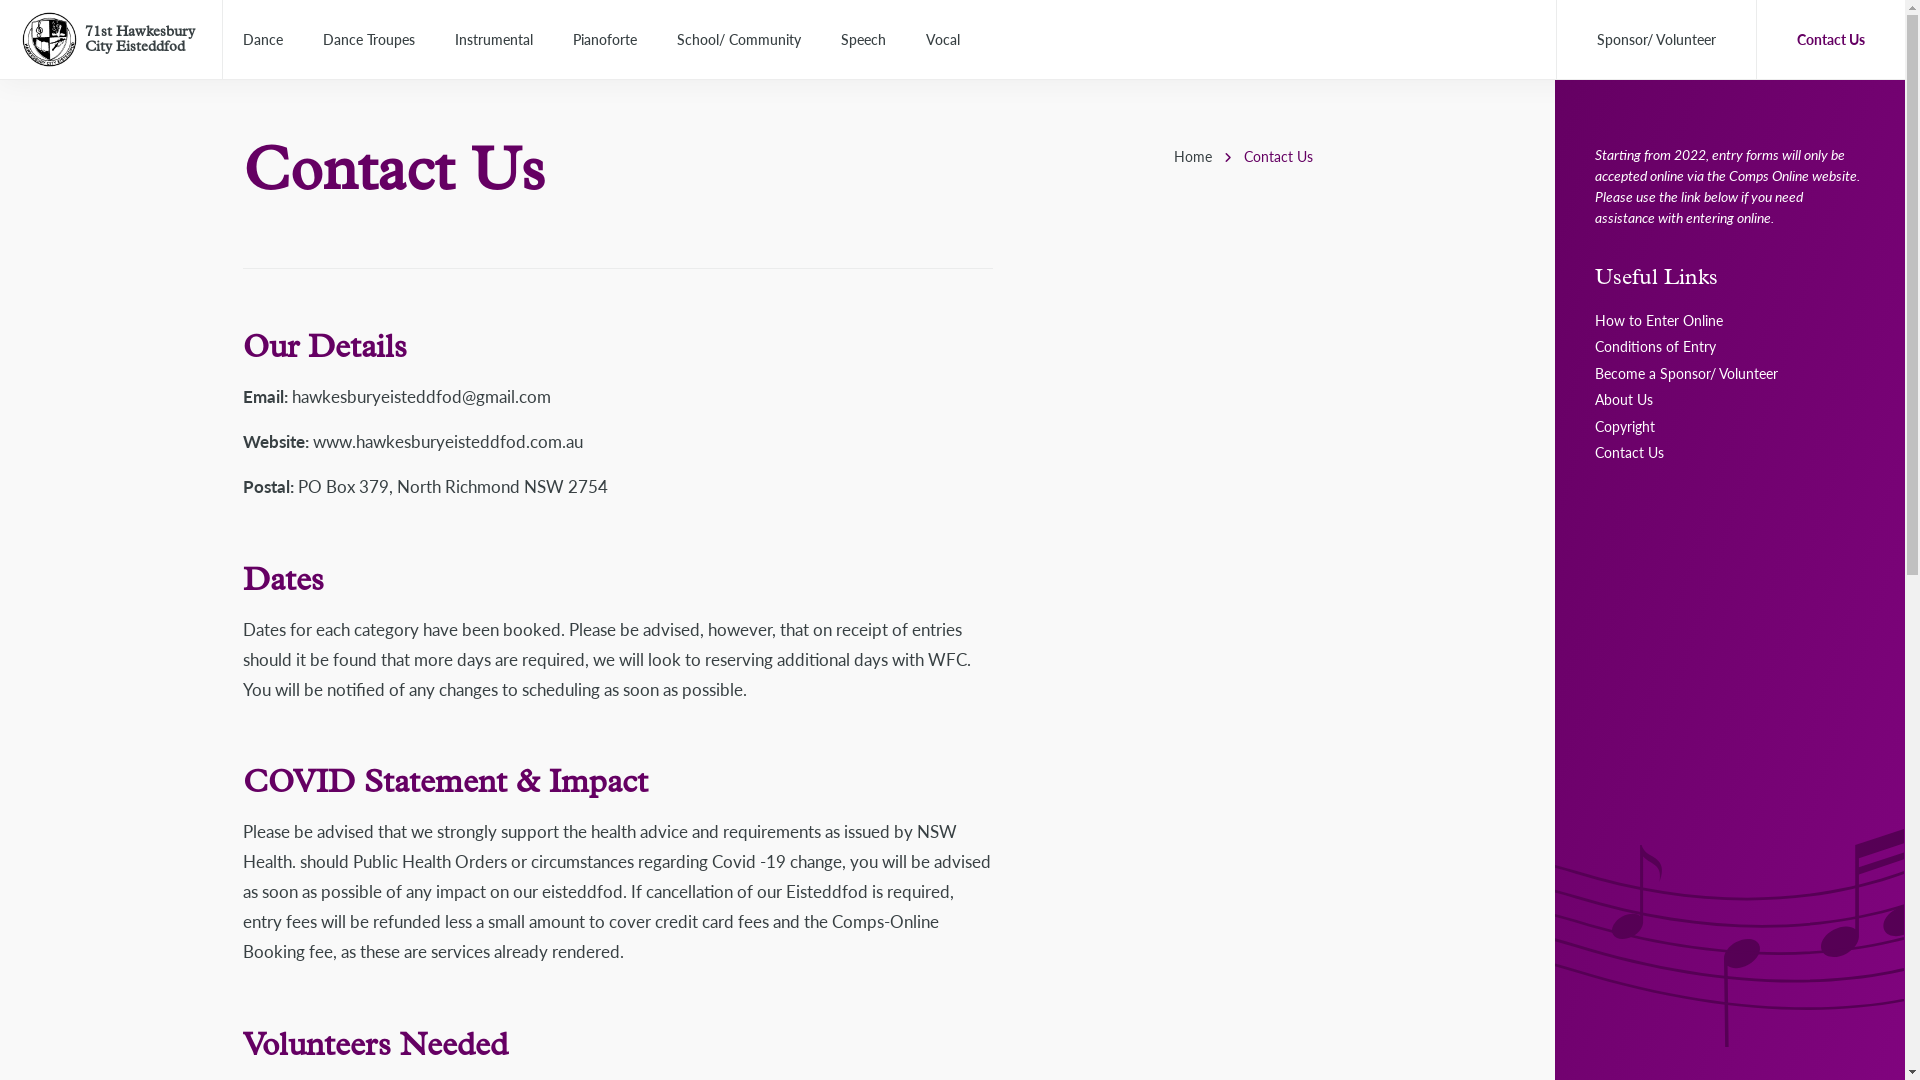  What do you see at coordinates (138, 38) in the screenshot?
I see `'71st Hawkesbury City Eisteddfod'` at bounding box center [138, 38].